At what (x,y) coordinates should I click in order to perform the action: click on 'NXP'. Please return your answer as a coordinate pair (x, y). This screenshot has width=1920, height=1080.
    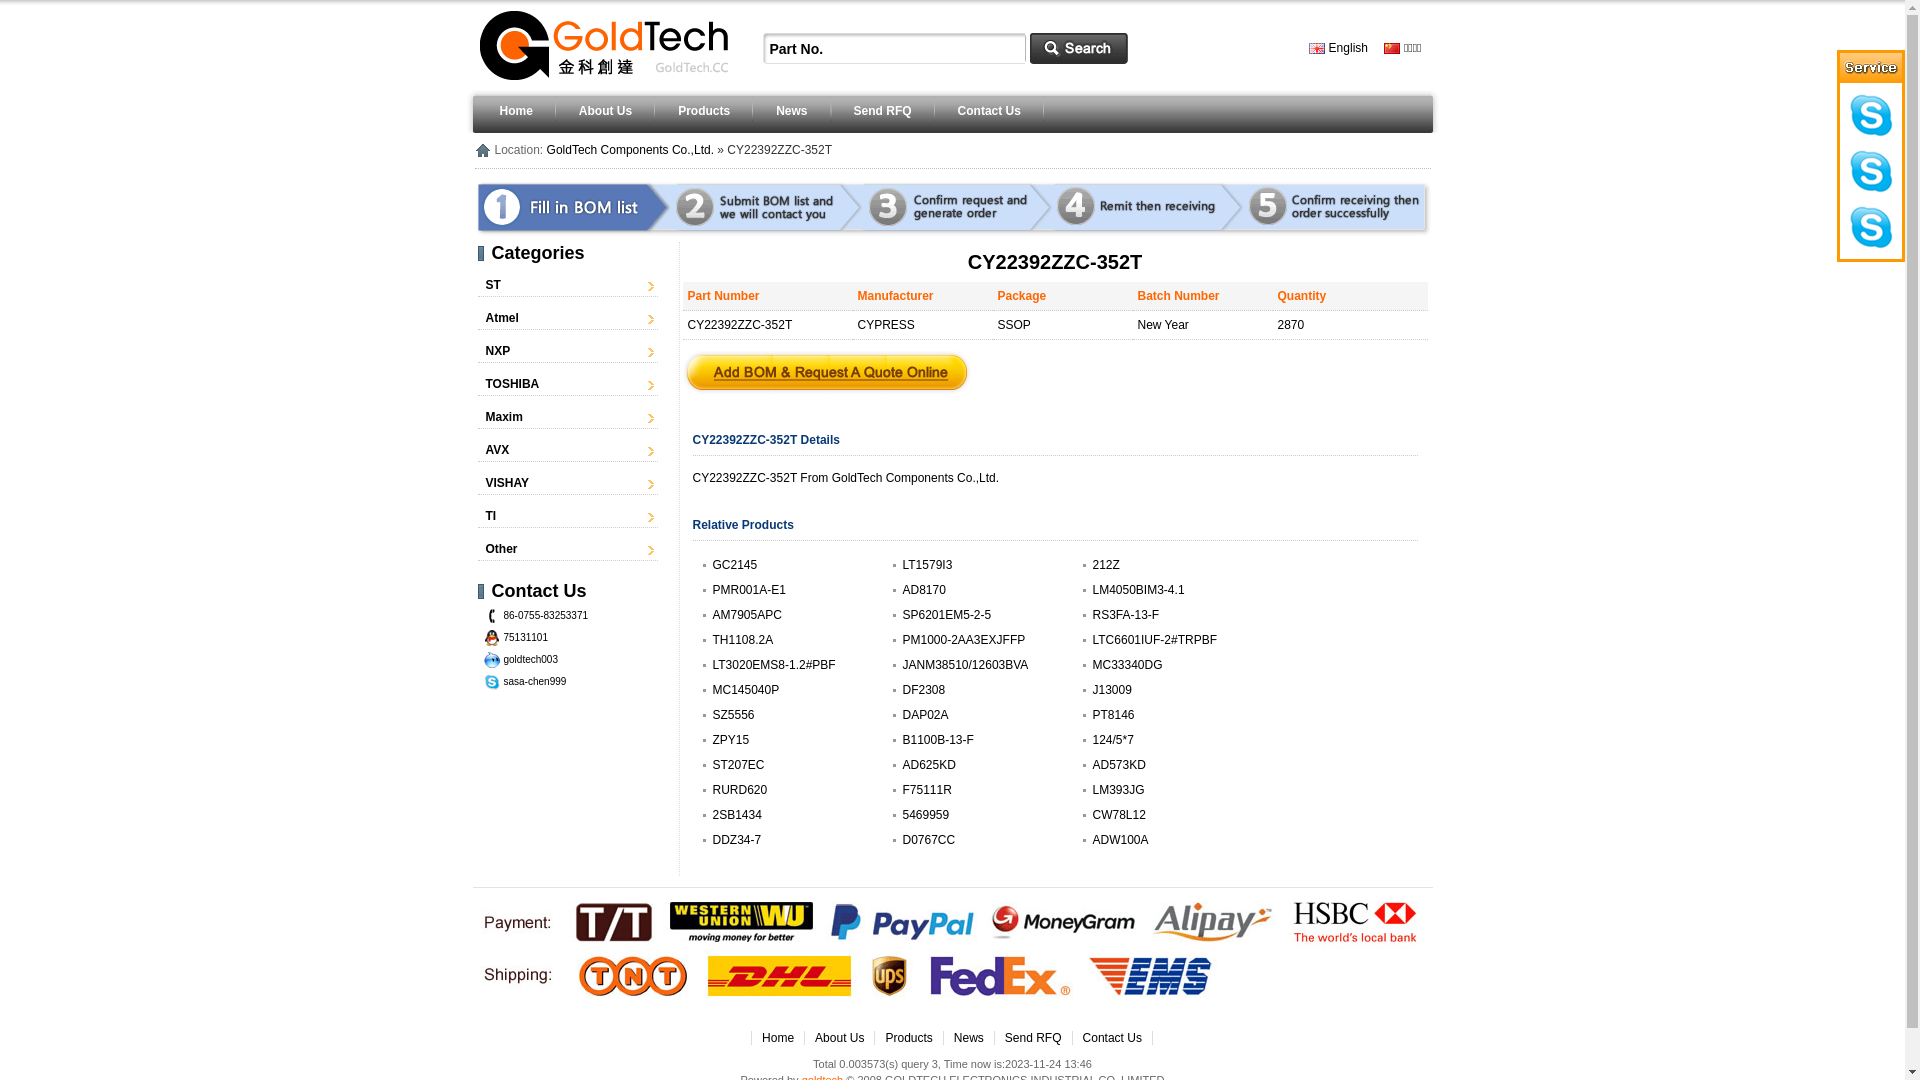
    Looking at the image, I should click on (498, 350).